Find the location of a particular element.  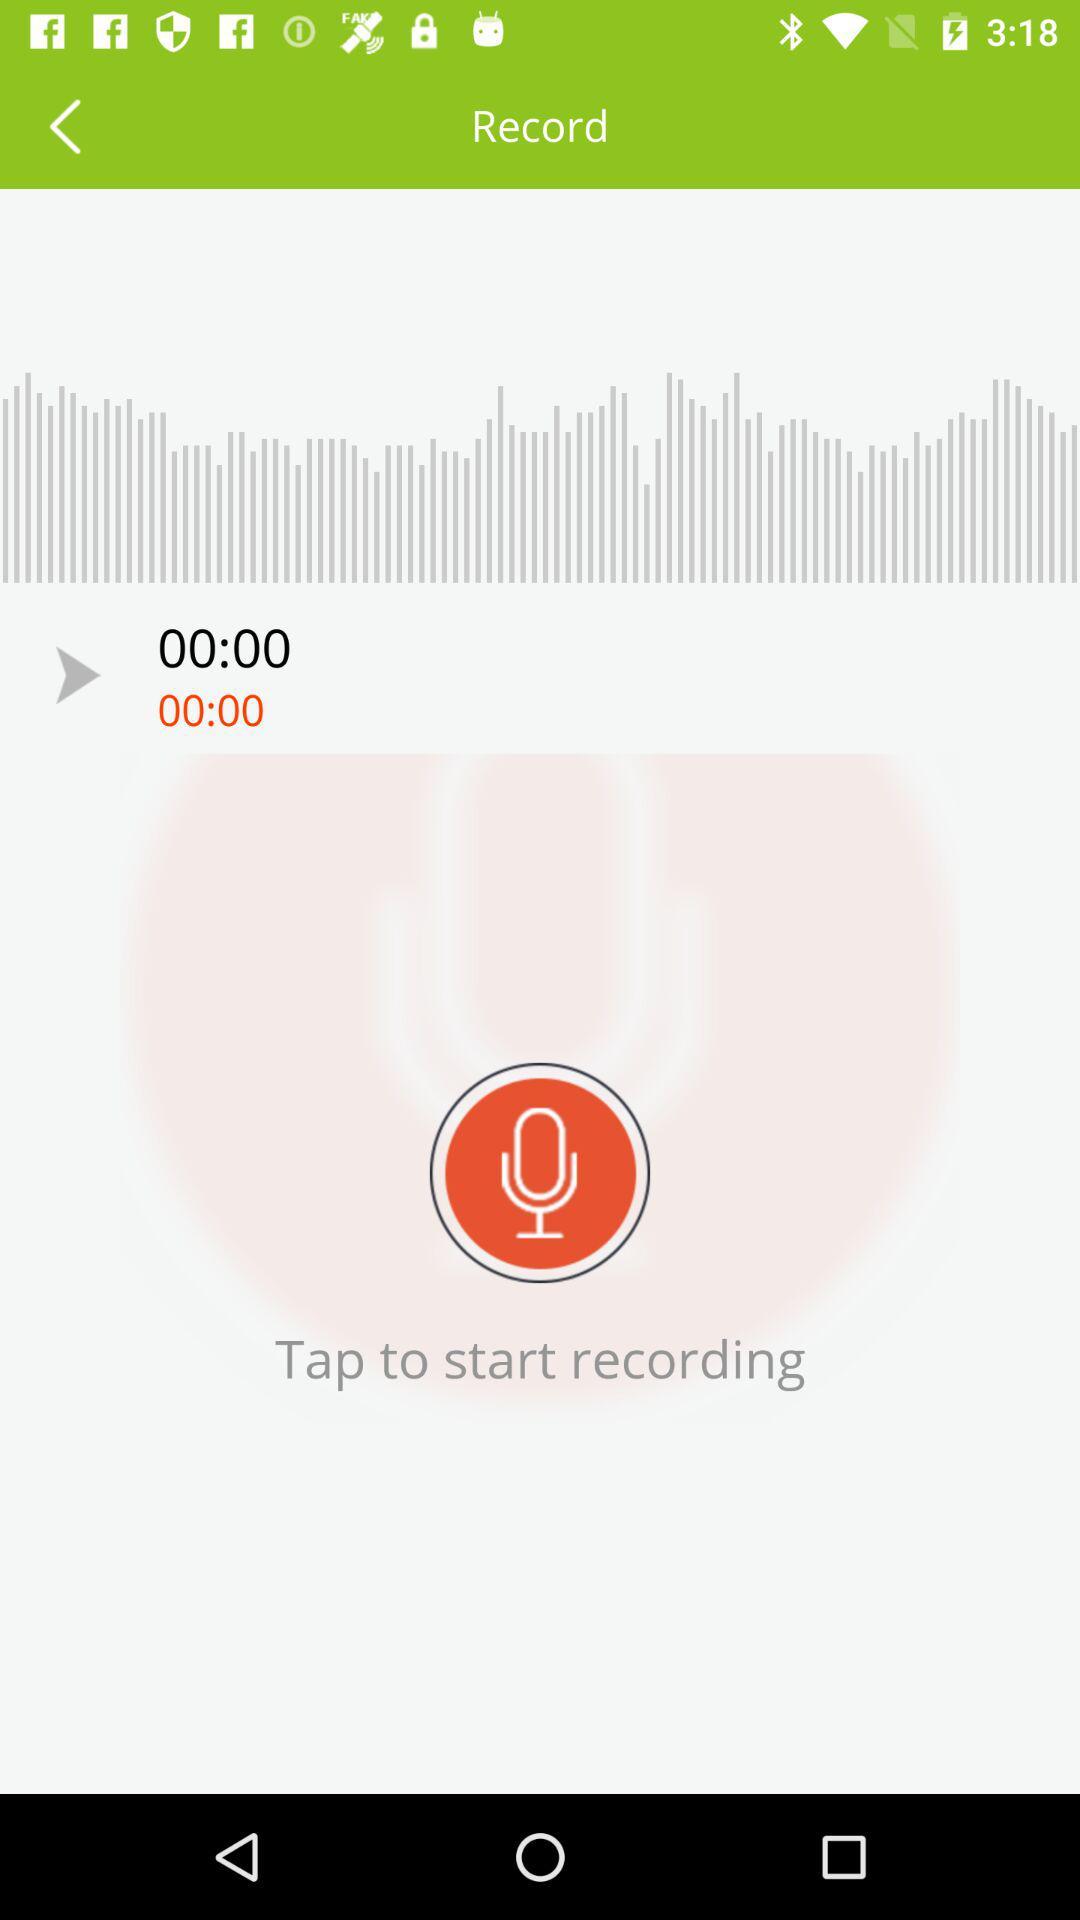

item next to 00:00 item is located at coordinates (77, 675).